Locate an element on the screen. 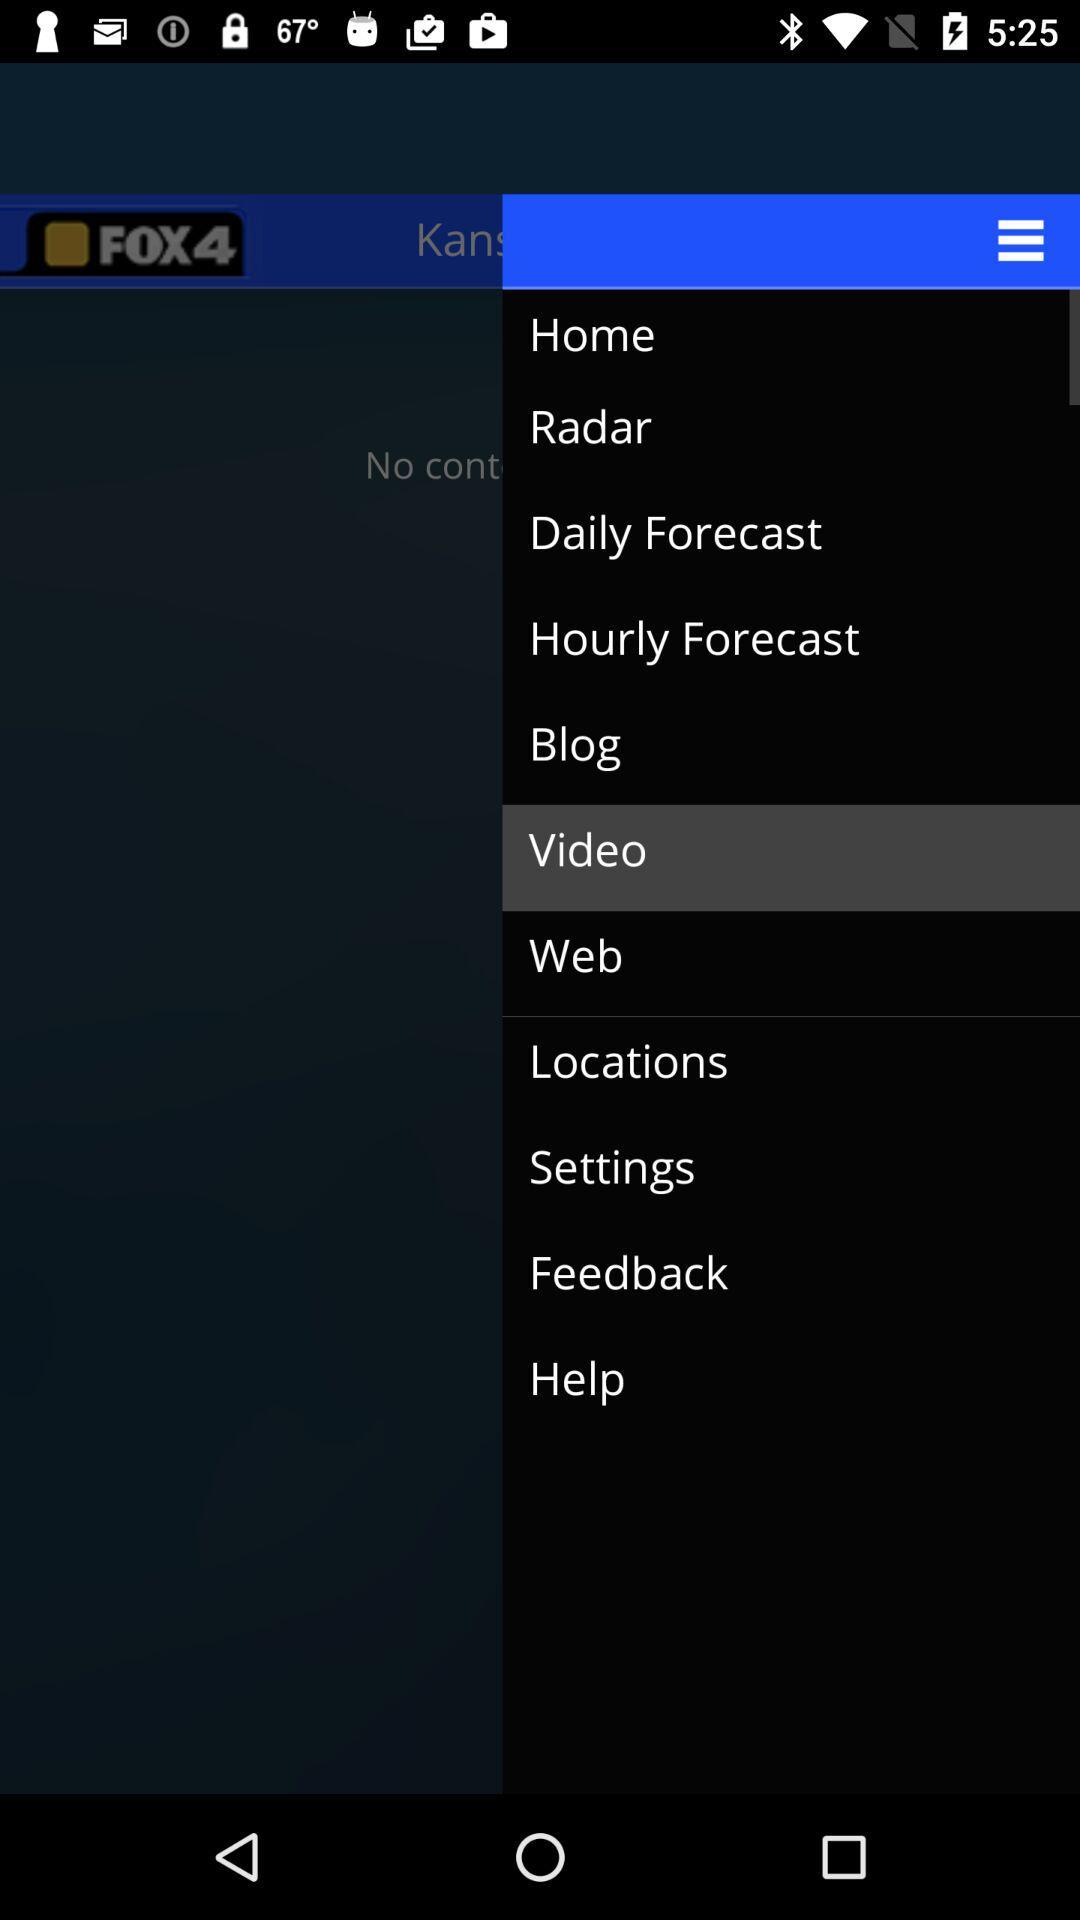 The image size is (1080, 1920). a menu option on a page is located at coordinates (790, 240).